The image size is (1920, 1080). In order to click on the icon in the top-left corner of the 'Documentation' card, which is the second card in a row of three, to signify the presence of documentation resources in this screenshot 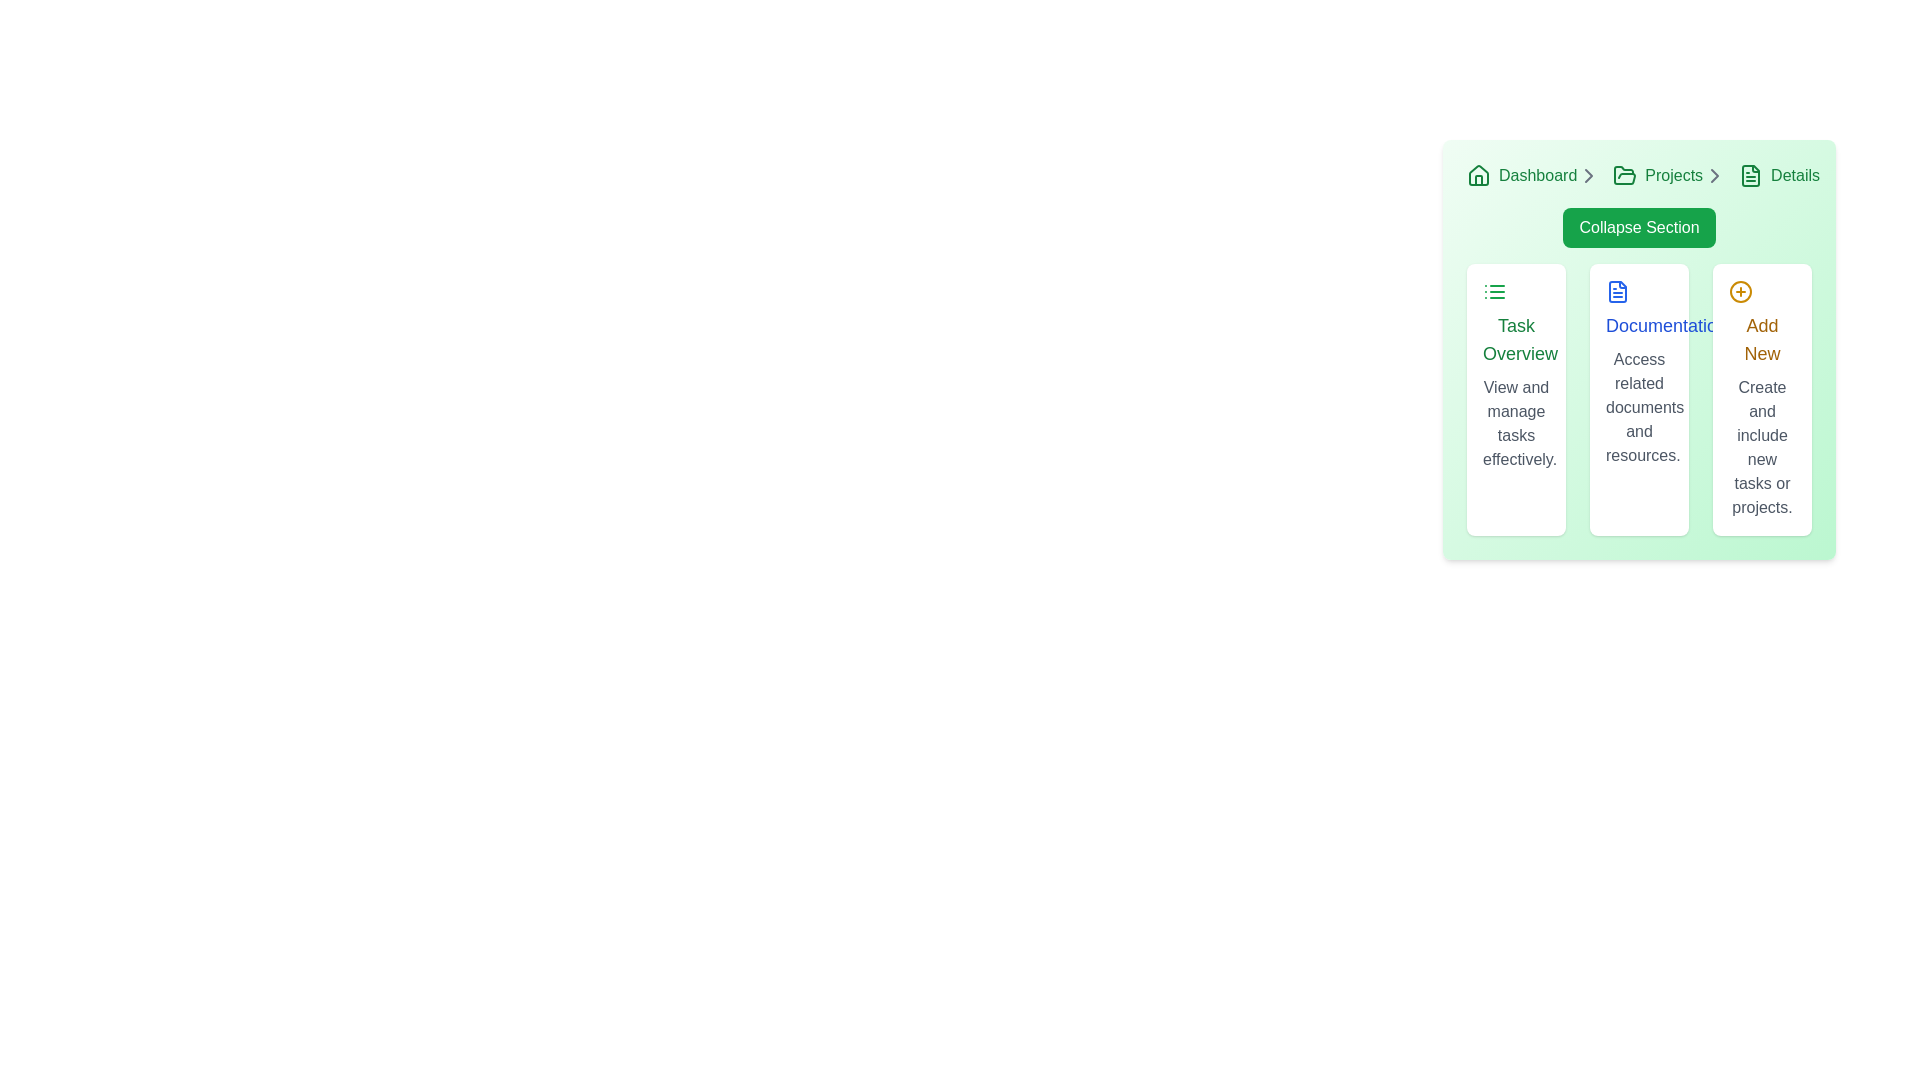, I will do `click(1617, 292)`.